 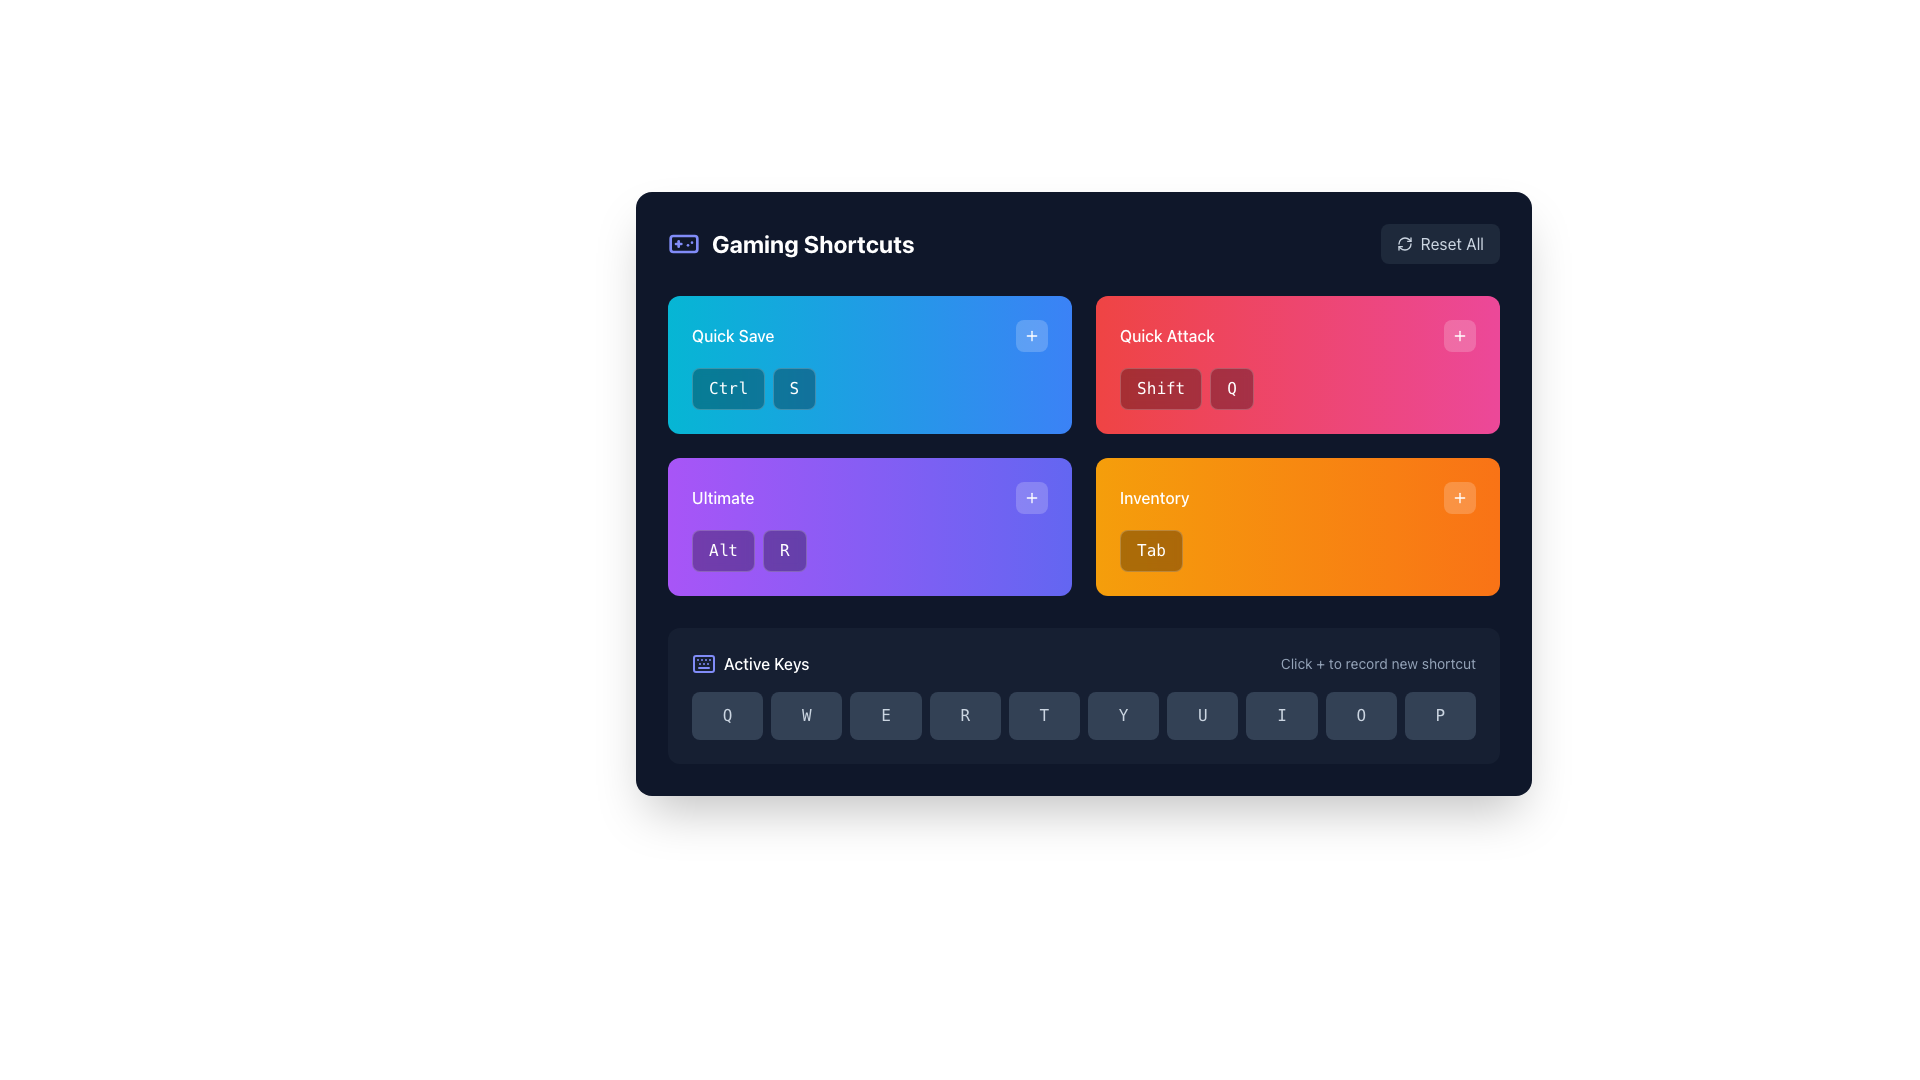 I want to click on title text indicating the section contains gaming shortcuts, located near the top-left corner of the interface, right of the game controller icon, so click(x=813, y=242).